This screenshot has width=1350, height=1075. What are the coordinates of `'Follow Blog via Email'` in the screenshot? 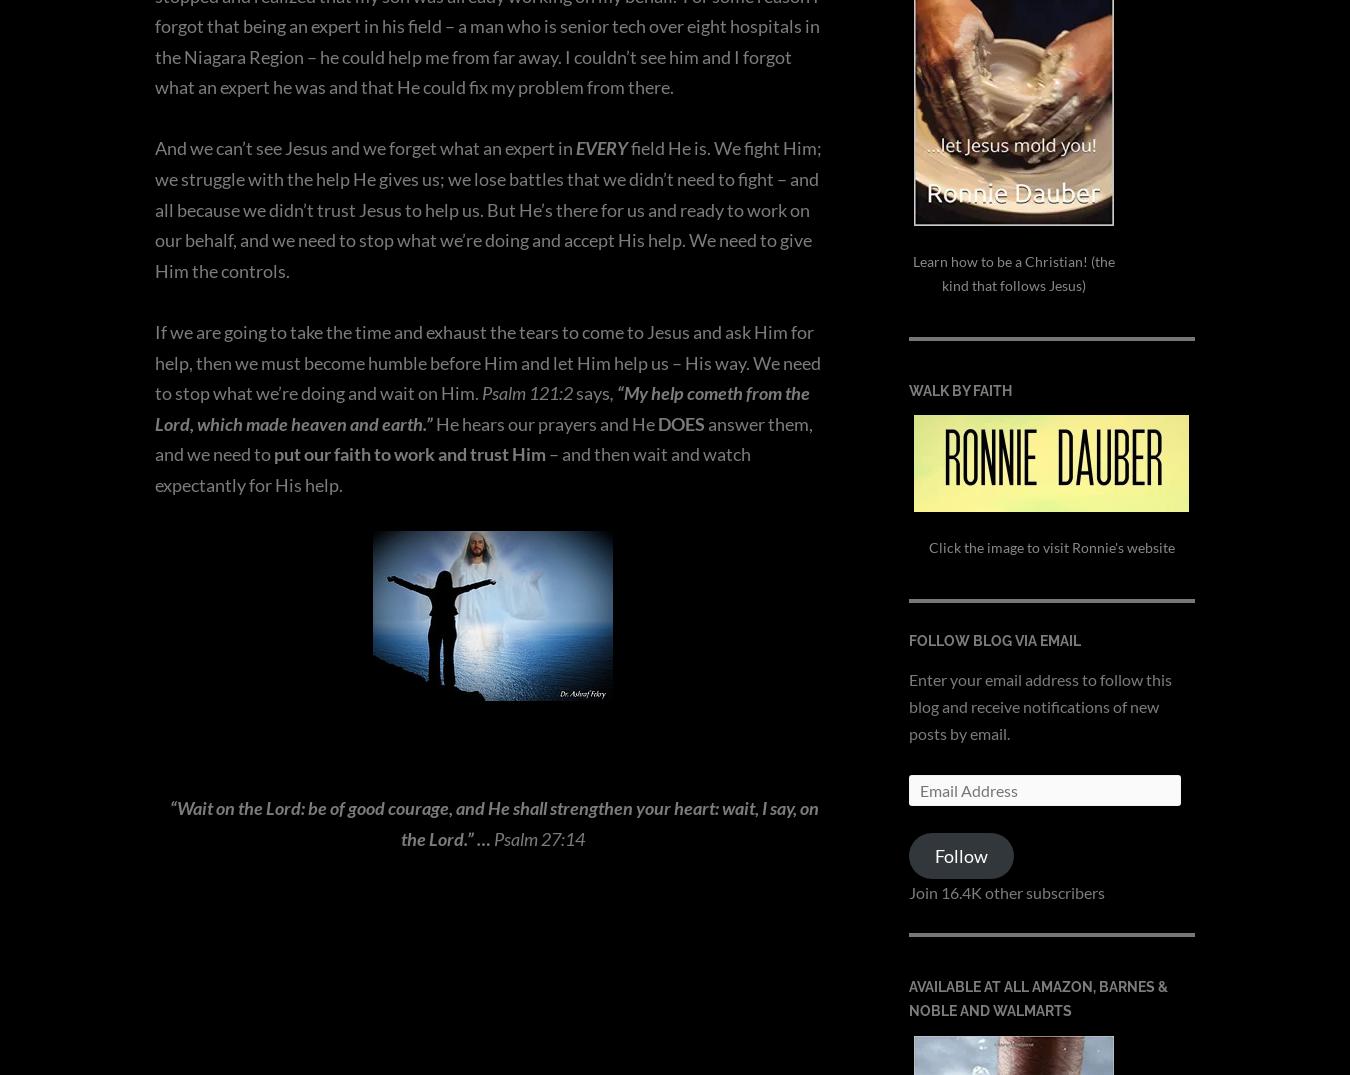 It's located at (993, 641).